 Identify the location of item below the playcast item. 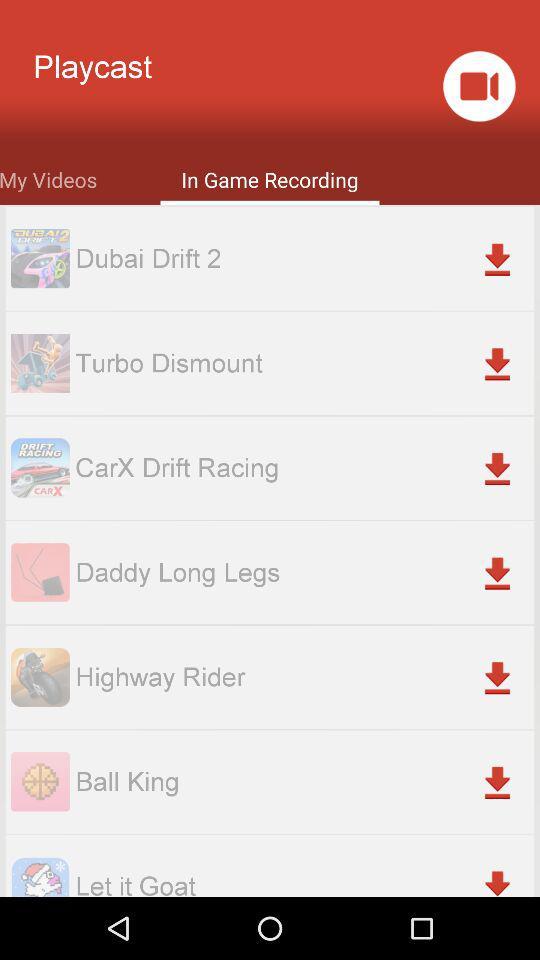
(48, 177).